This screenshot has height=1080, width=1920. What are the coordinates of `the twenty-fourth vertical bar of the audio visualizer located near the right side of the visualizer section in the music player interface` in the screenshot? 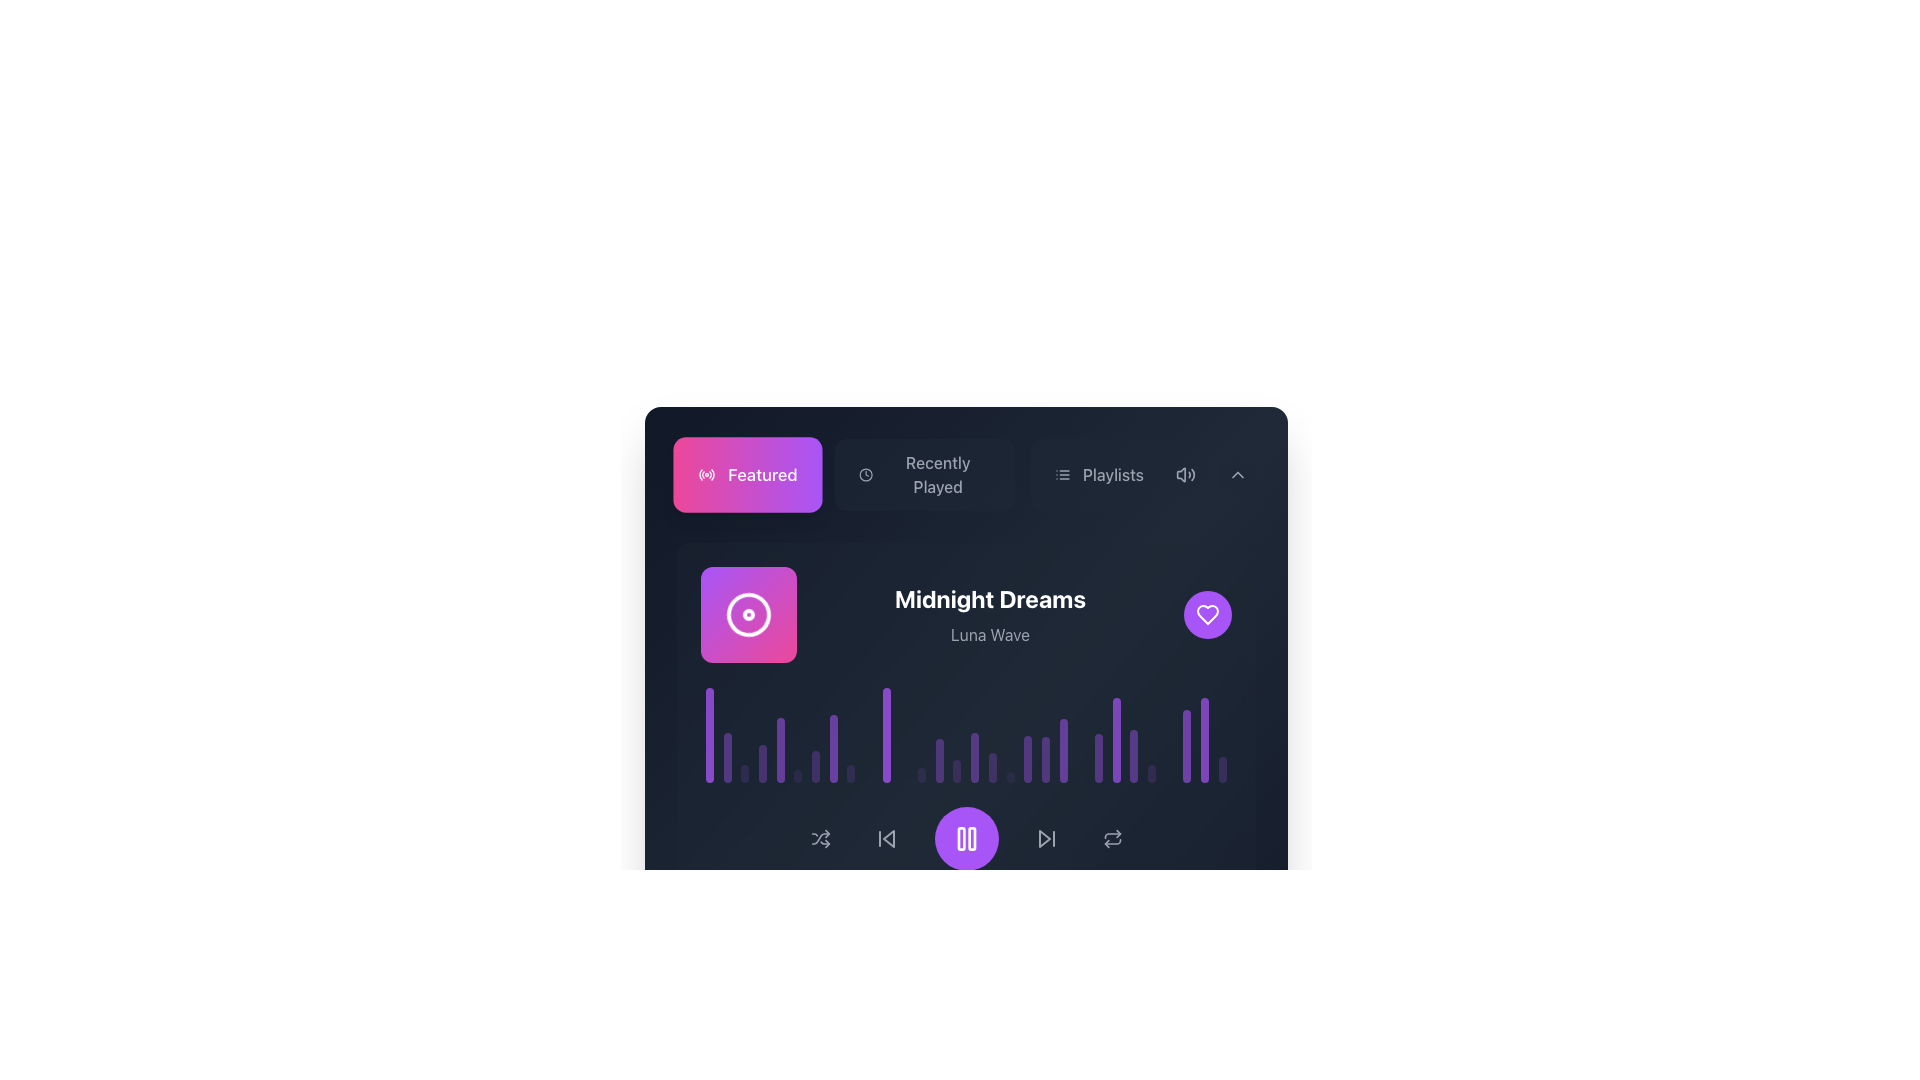 It's located at (1187, 746).